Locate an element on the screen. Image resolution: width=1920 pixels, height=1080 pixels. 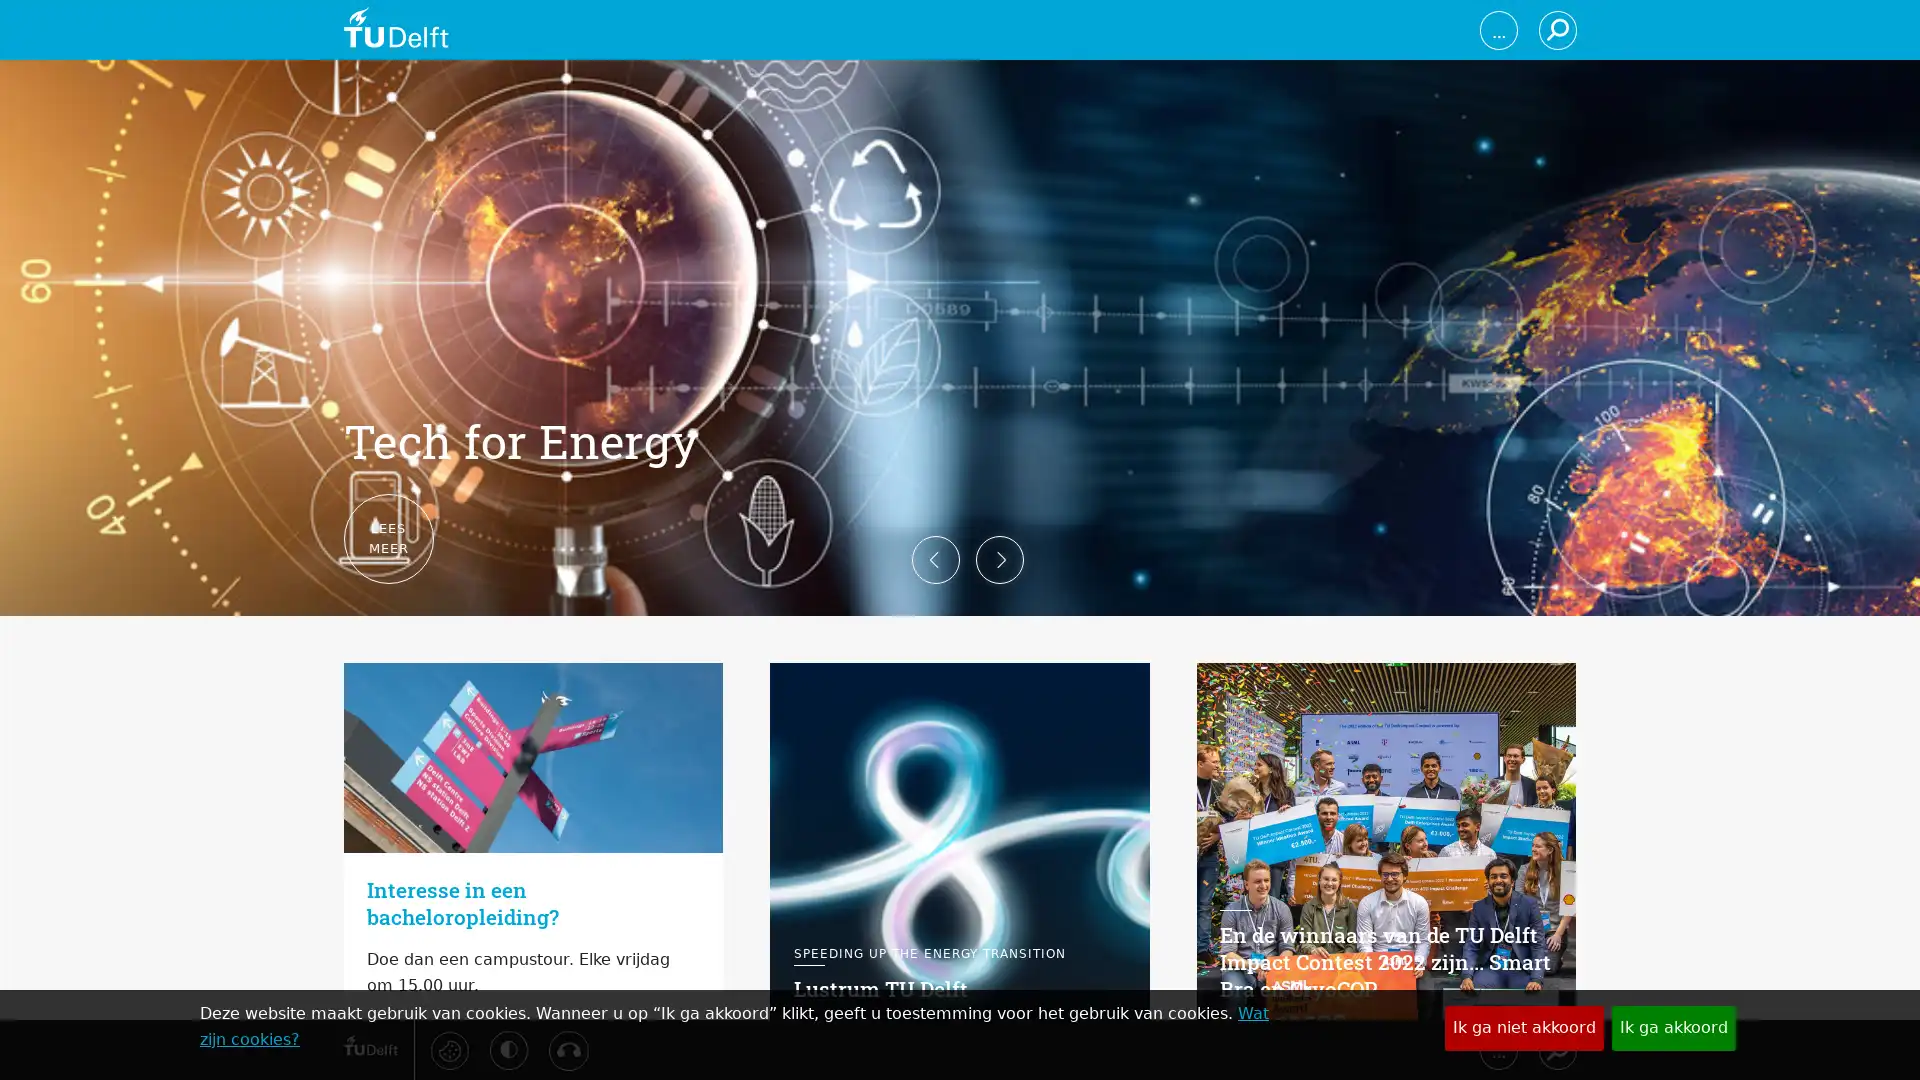
Activeer hoog contrast is located at coordinates (508, 1048).